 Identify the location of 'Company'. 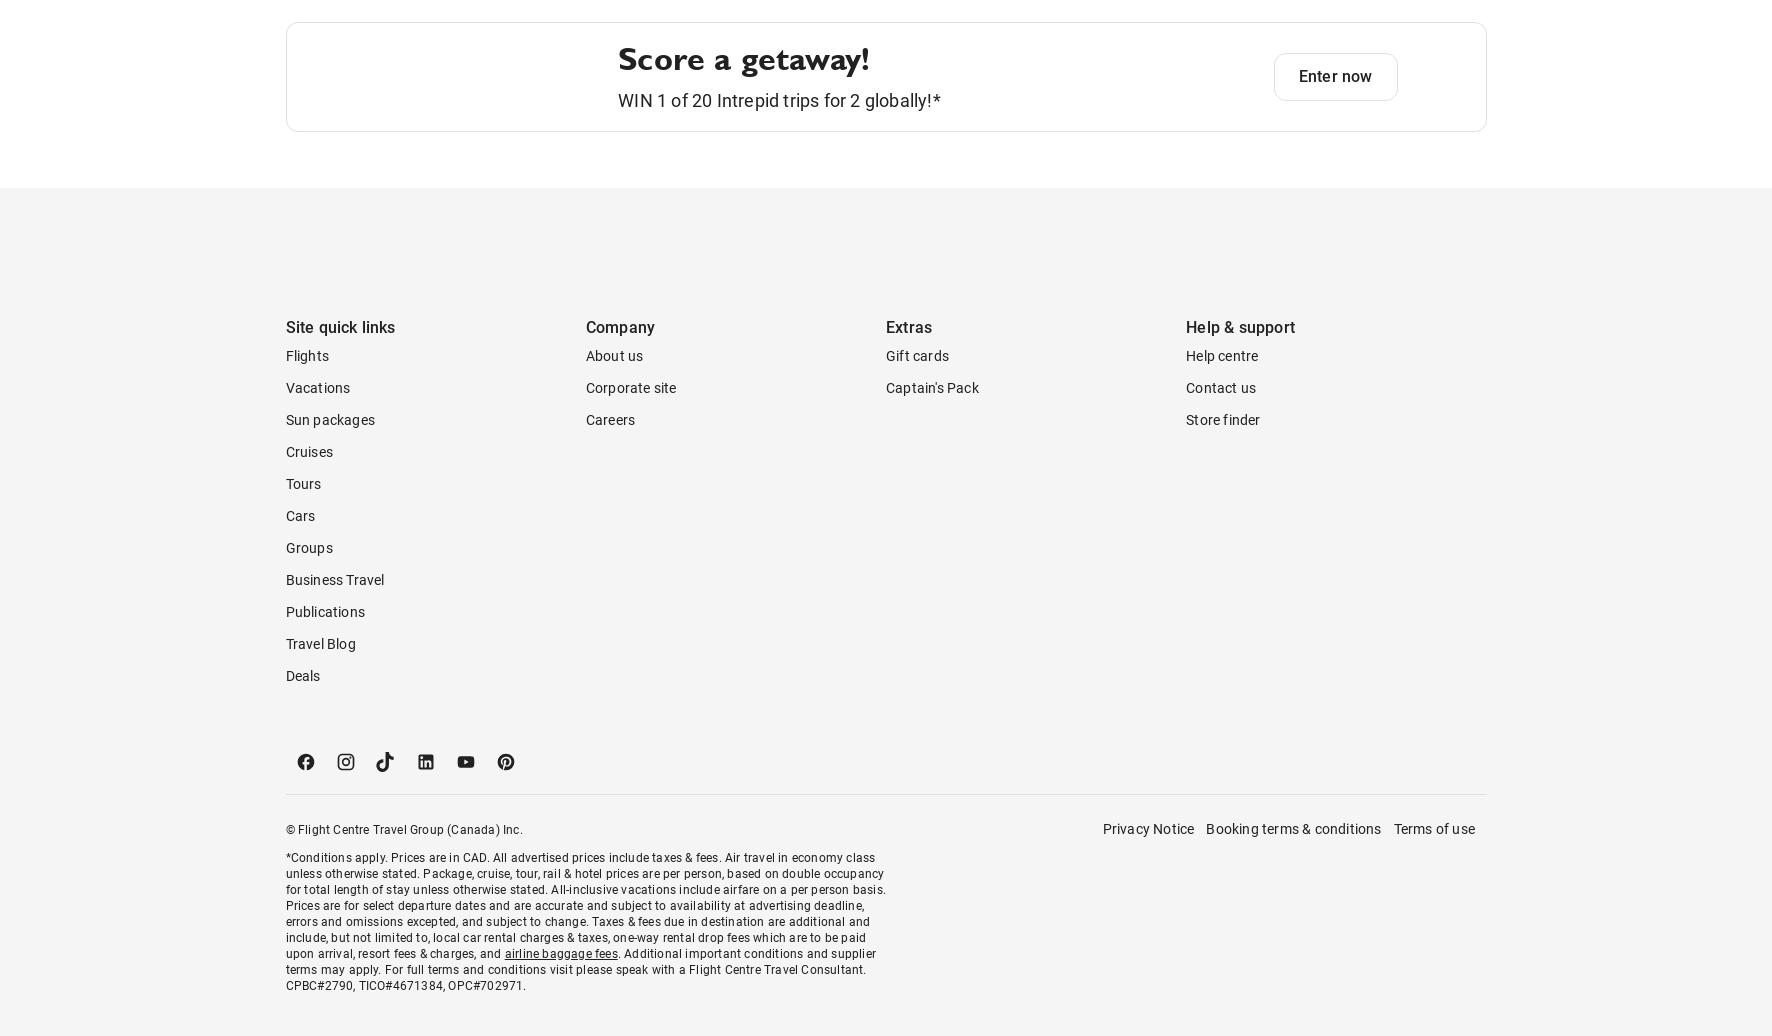
(620, 407).